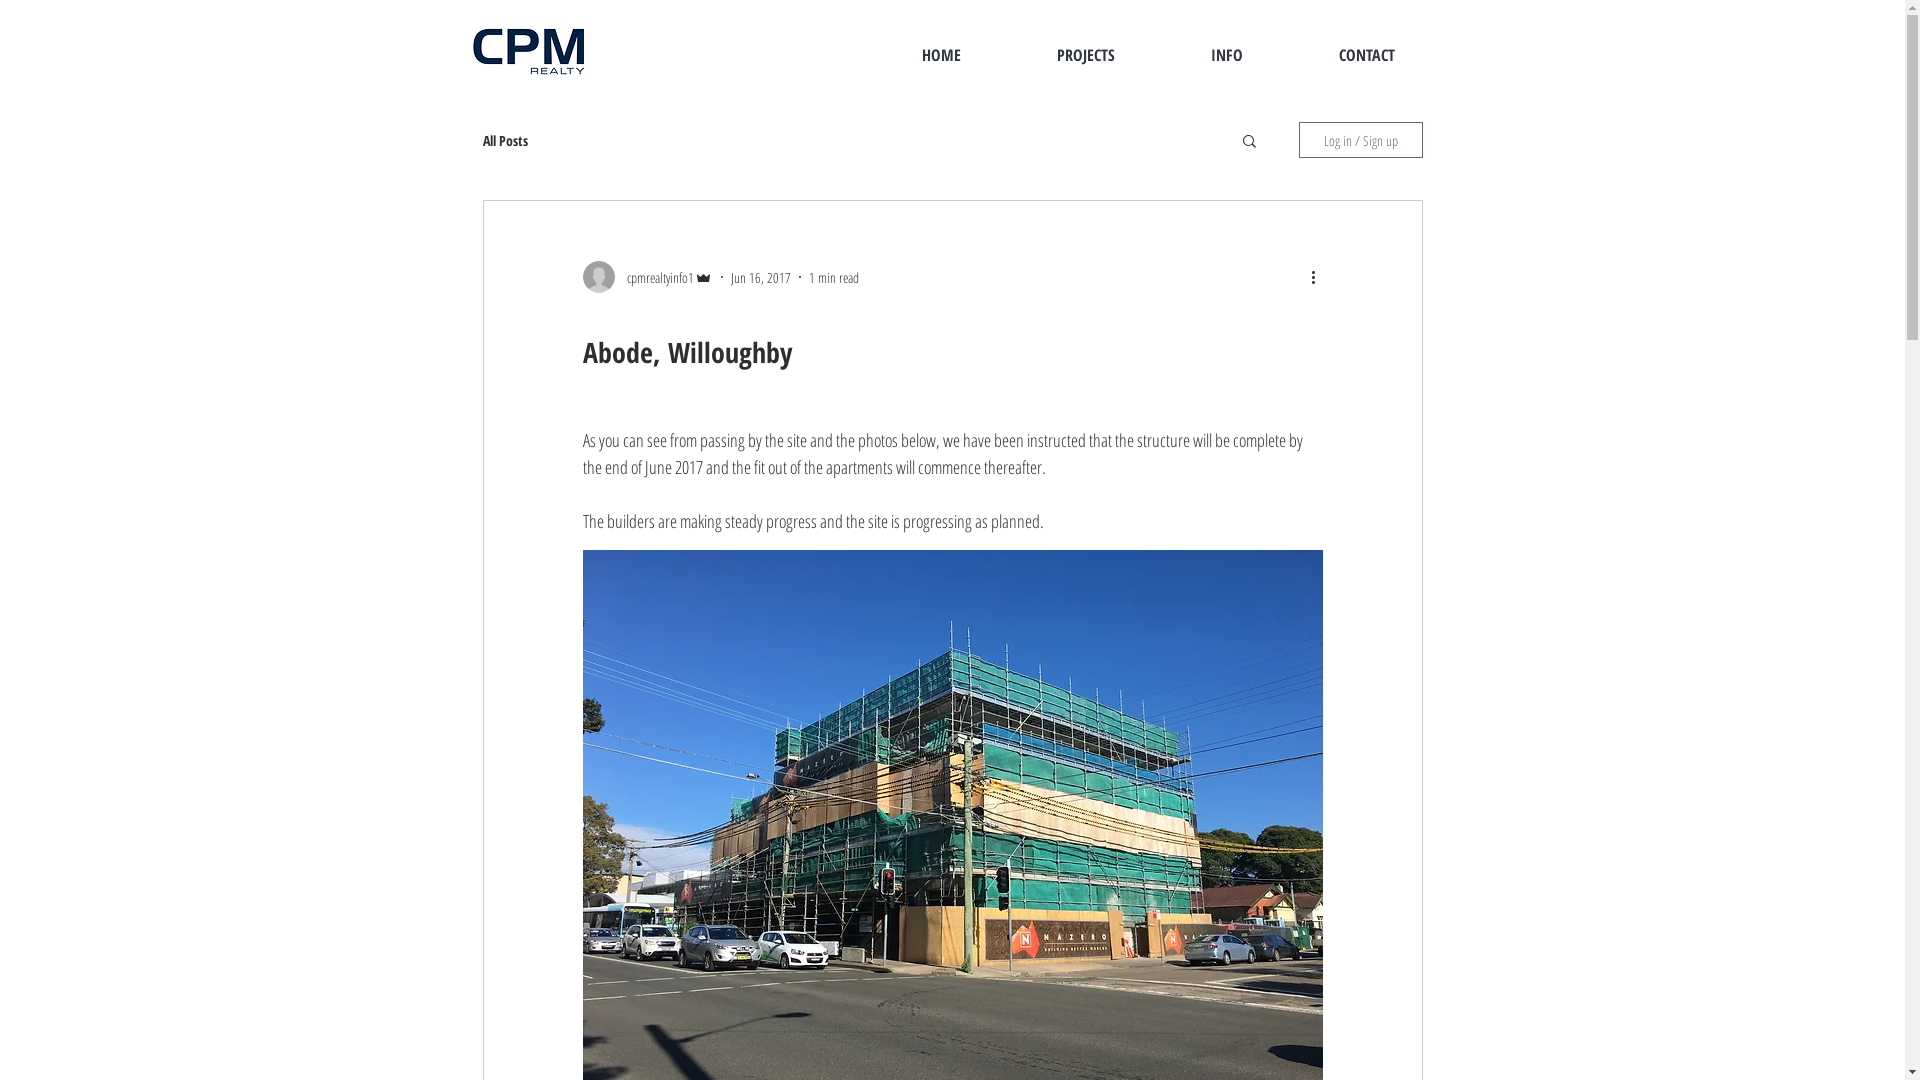 Image resolution: width=1920 pixels, height=1080 pixels. What do you see at coordinates (1359, 138) in the screenshot?
I see `'Log in / Sign up'` at bounding box center [1359, 138].